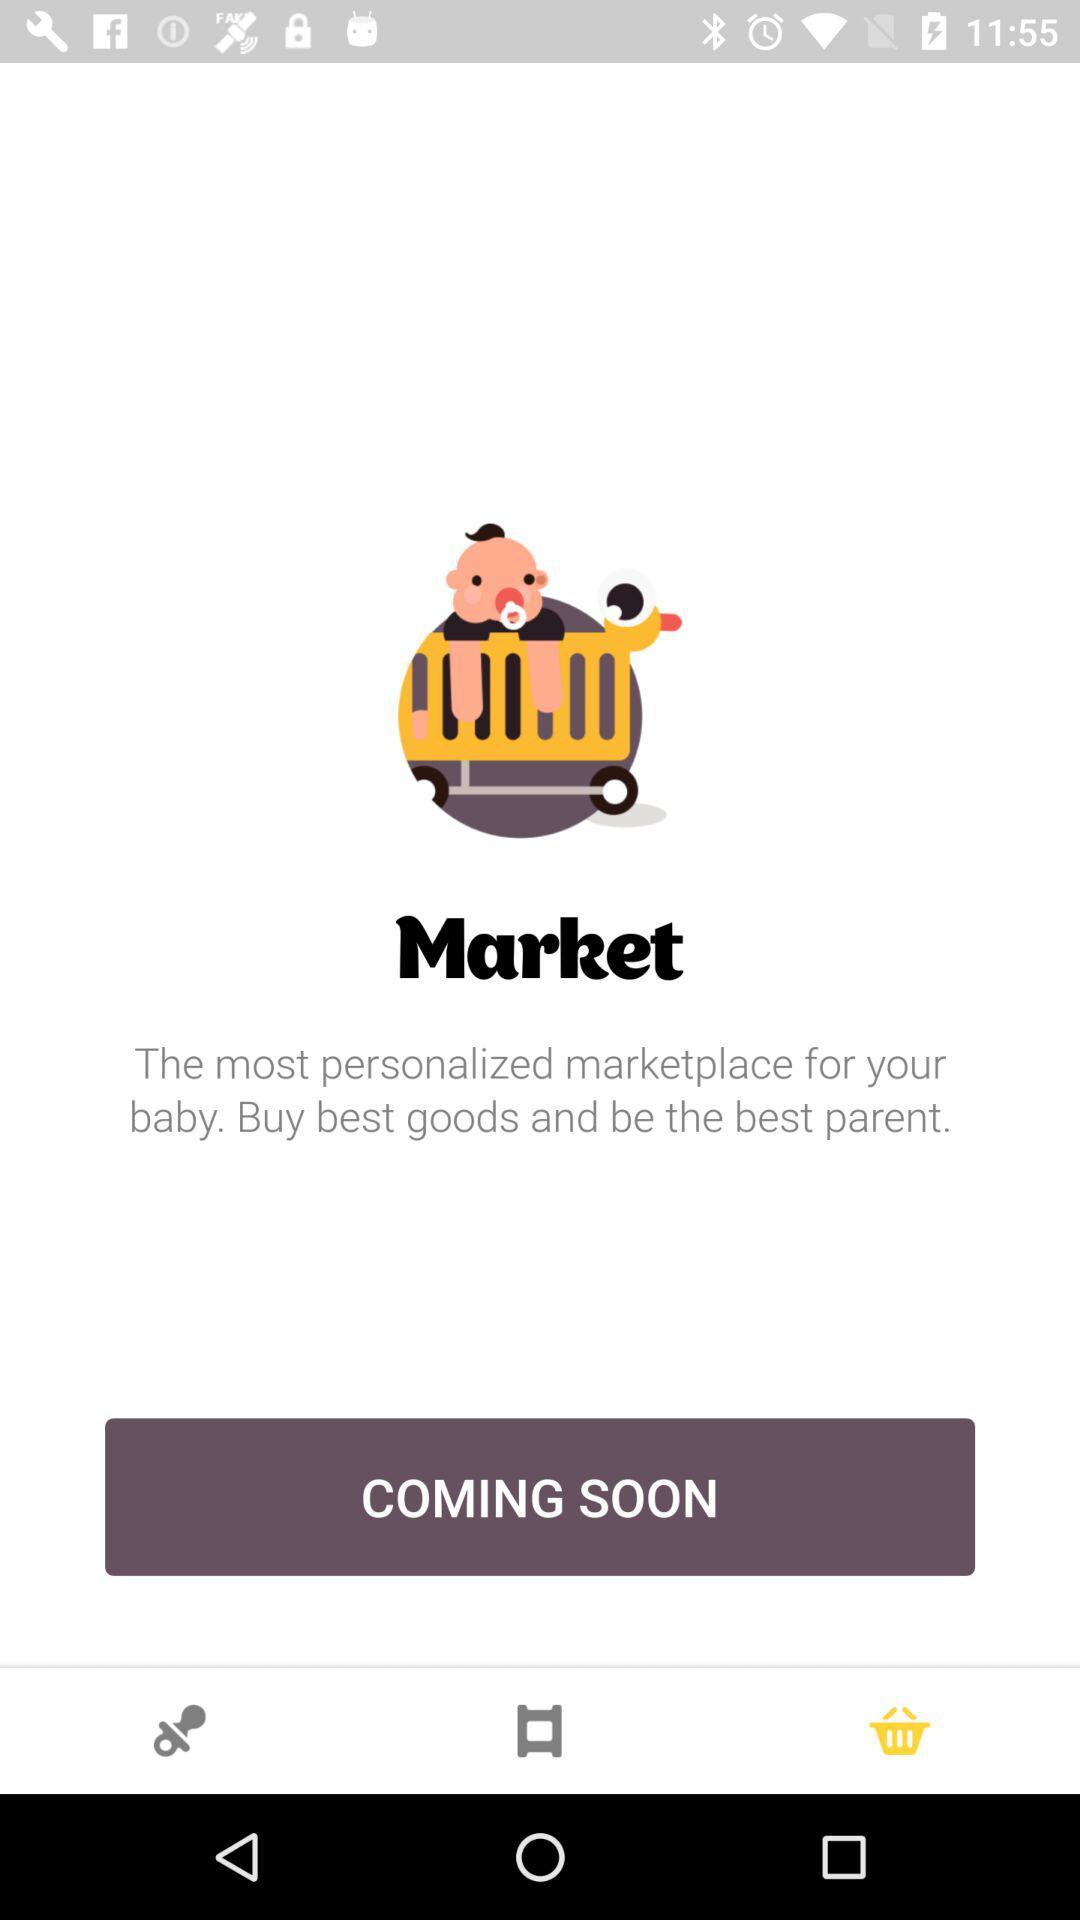  What do you see at coordinates (180, 1730) in the screenshot?
I see `icon at the bottom left corner` at bounding box center [180, 1730].